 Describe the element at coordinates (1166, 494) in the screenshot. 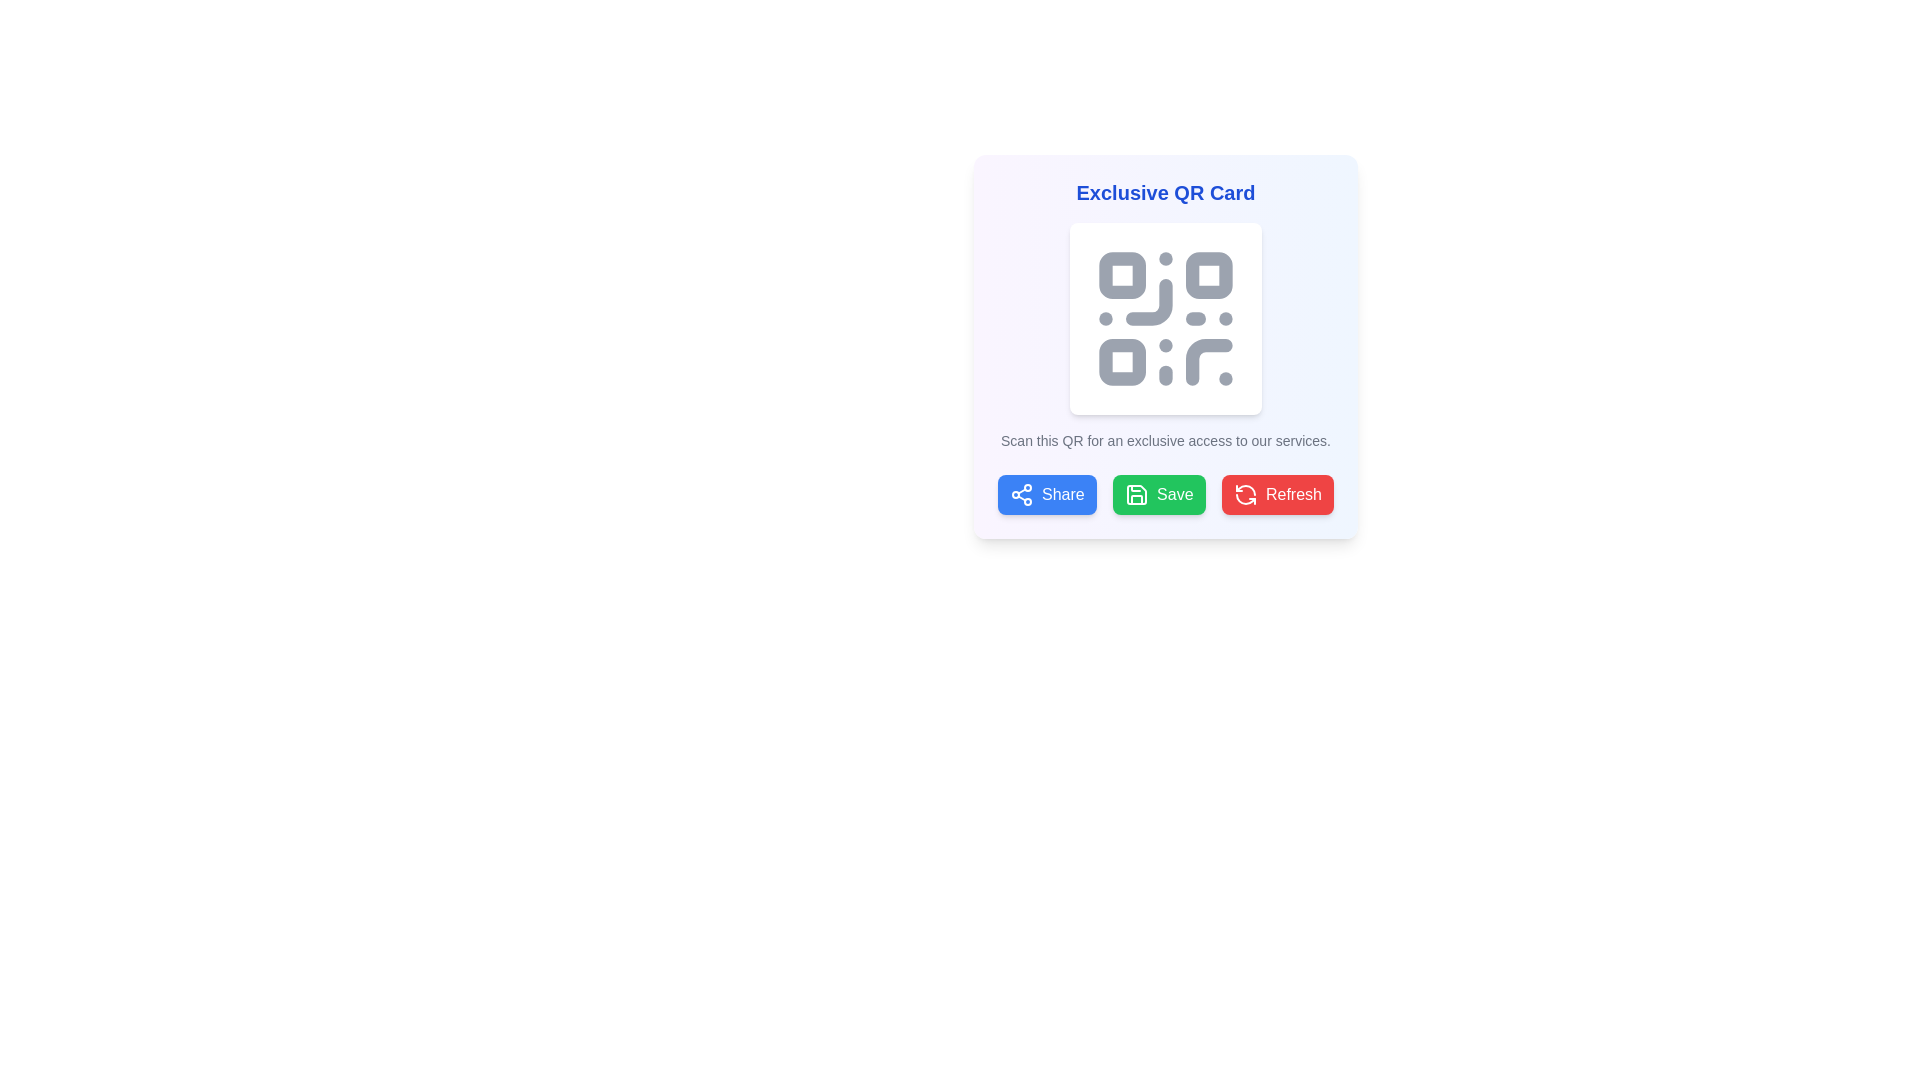

I see `the 'Save' button, which is the second button in a horizontal row of three buttons at the bottom of the 'Exclusive QR Card' component` at that location.